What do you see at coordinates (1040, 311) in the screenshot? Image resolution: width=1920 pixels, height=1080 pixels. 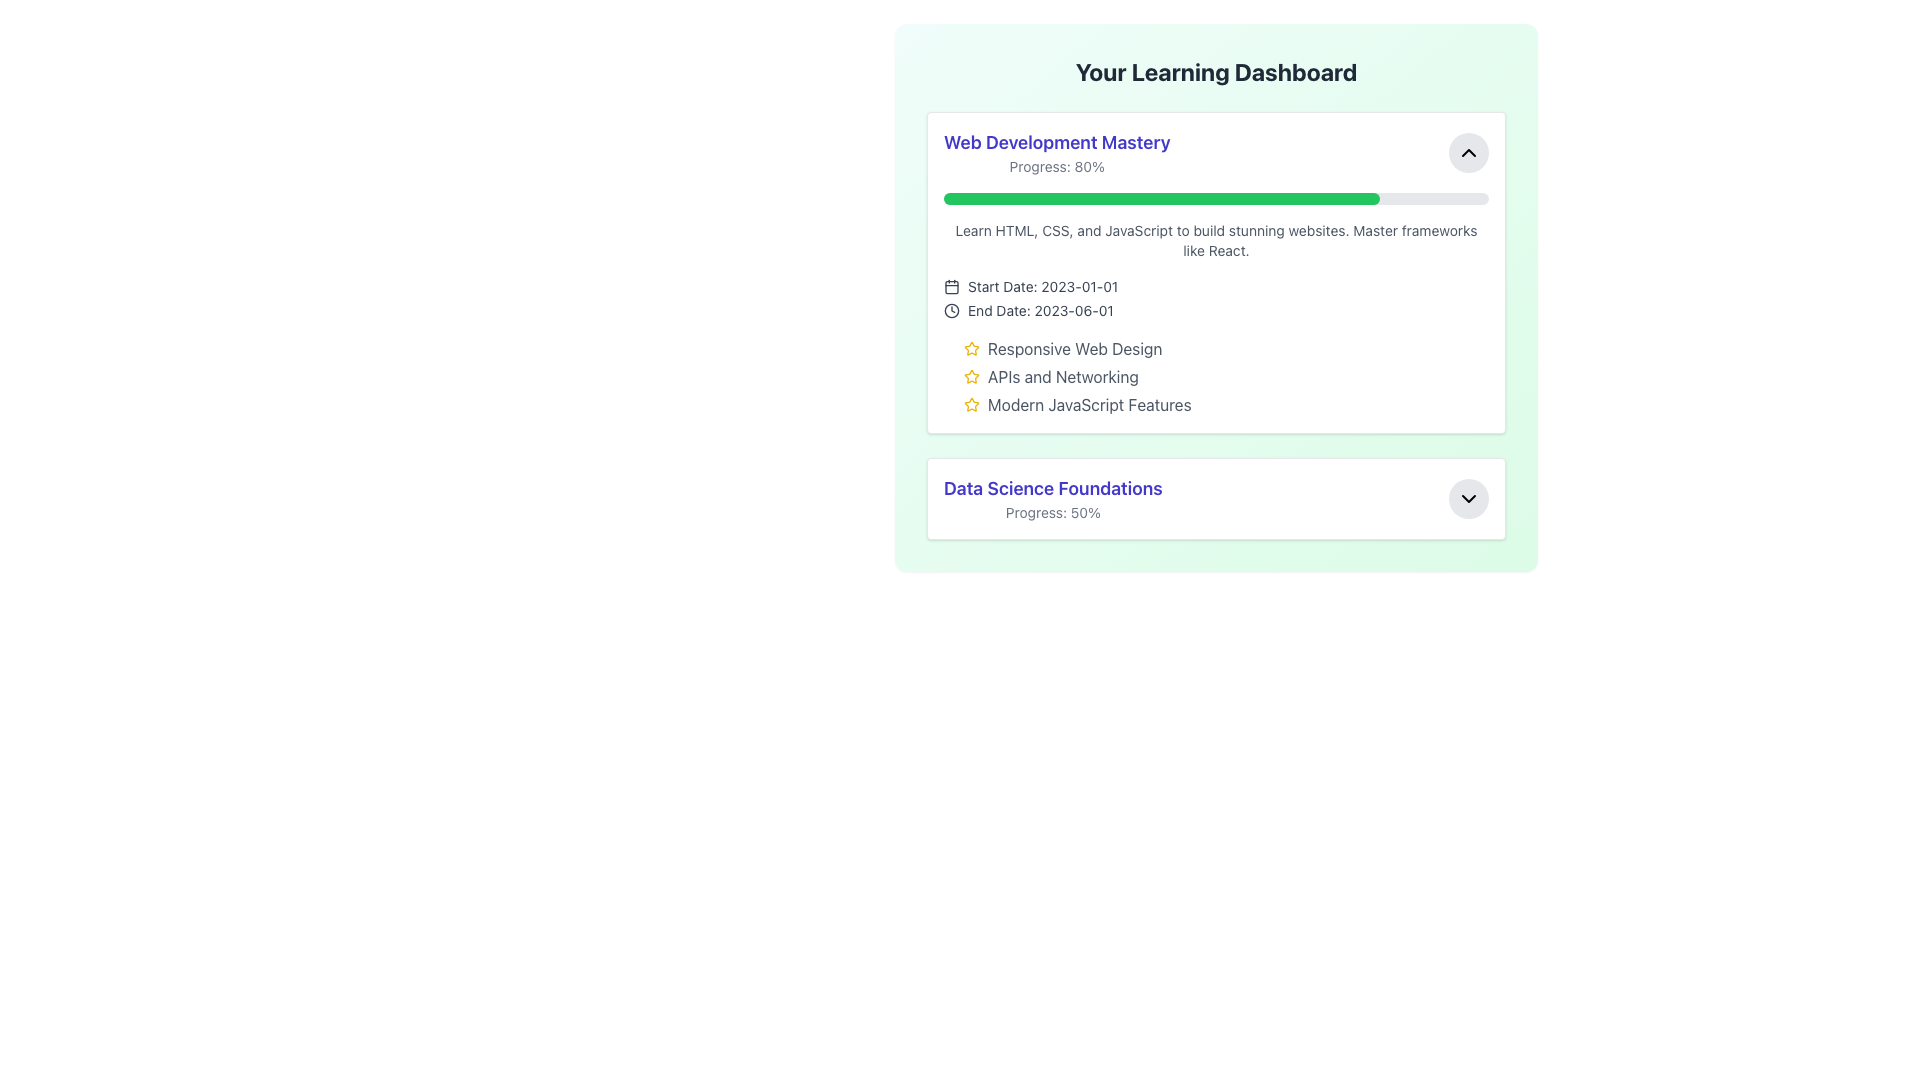 I see `the non-interactive text label indicating the end date of the course in the 'Web Development Mastery' section of the learning dashboard` at bounding box center [1040, 311].